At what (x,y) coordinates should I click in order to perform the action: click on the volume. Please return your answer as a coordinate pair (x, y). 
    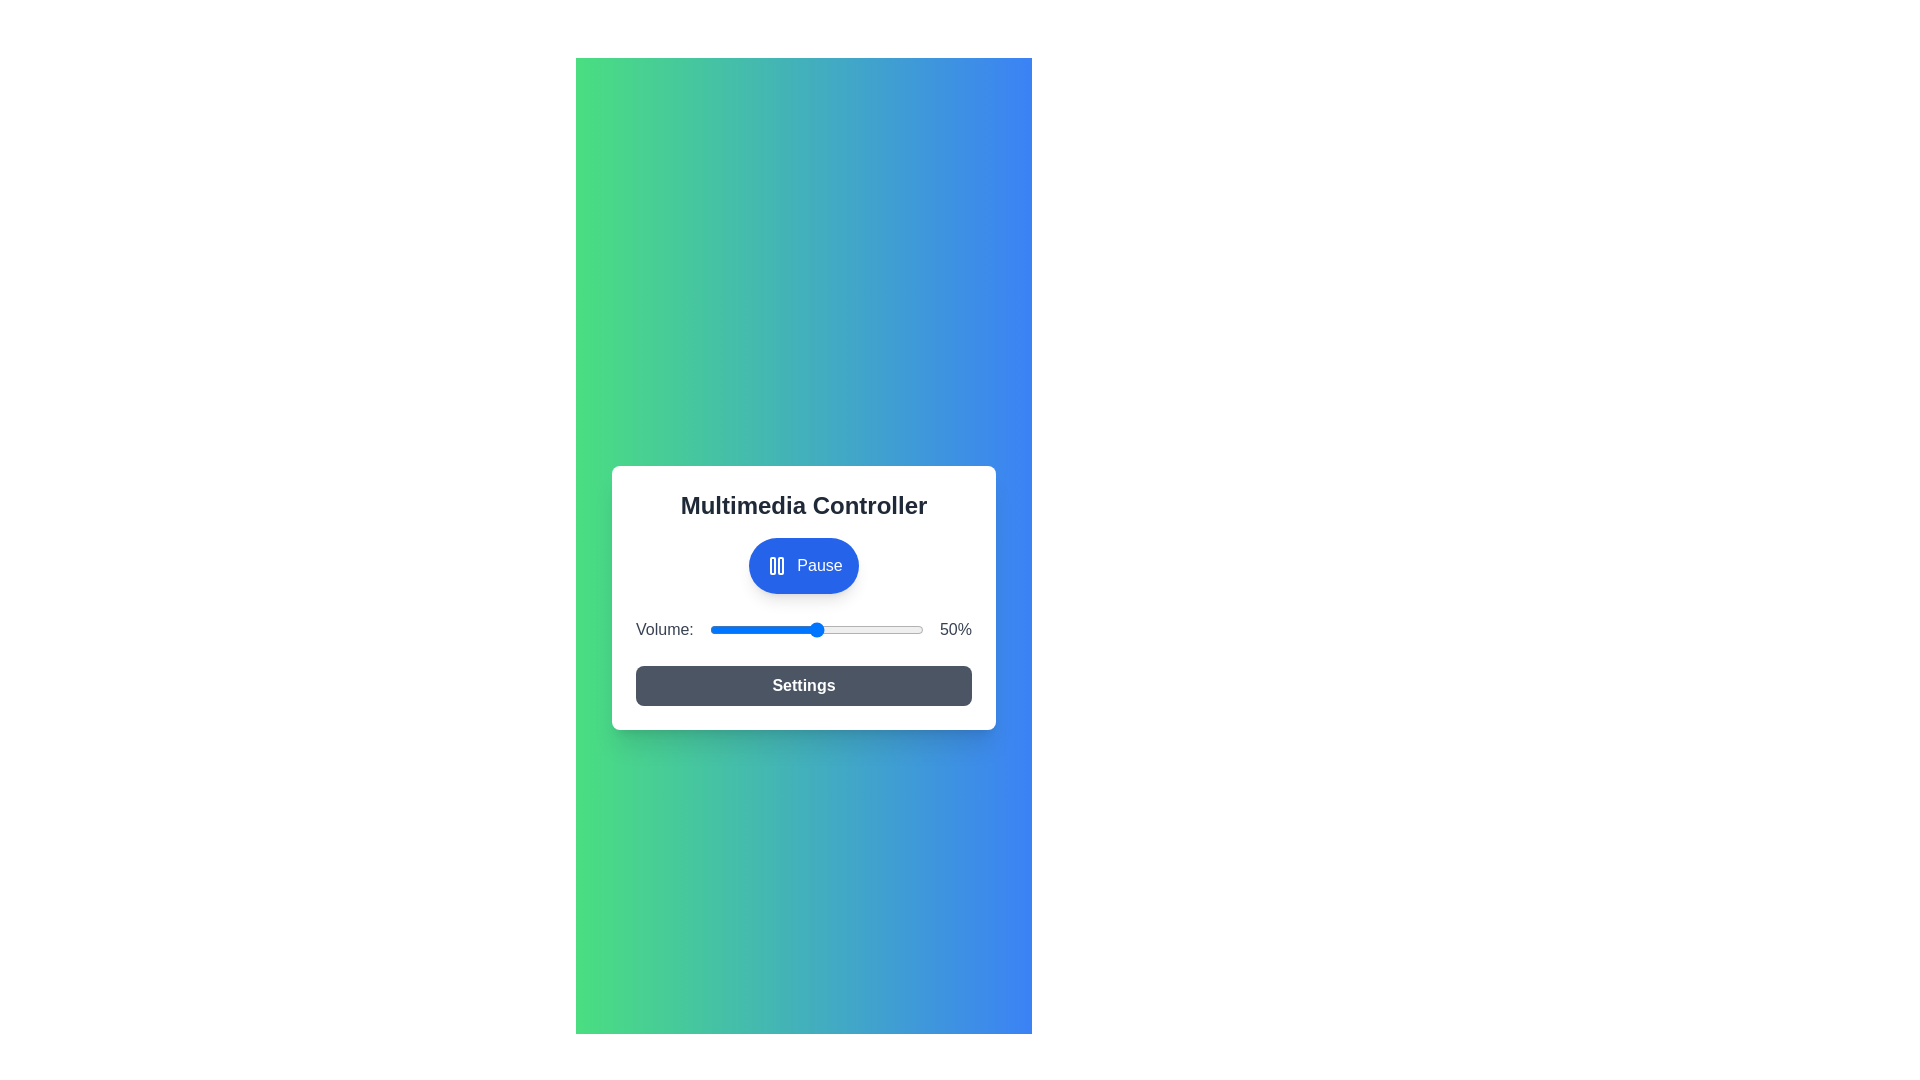
    Looking at the image, I should click on (819, 628).